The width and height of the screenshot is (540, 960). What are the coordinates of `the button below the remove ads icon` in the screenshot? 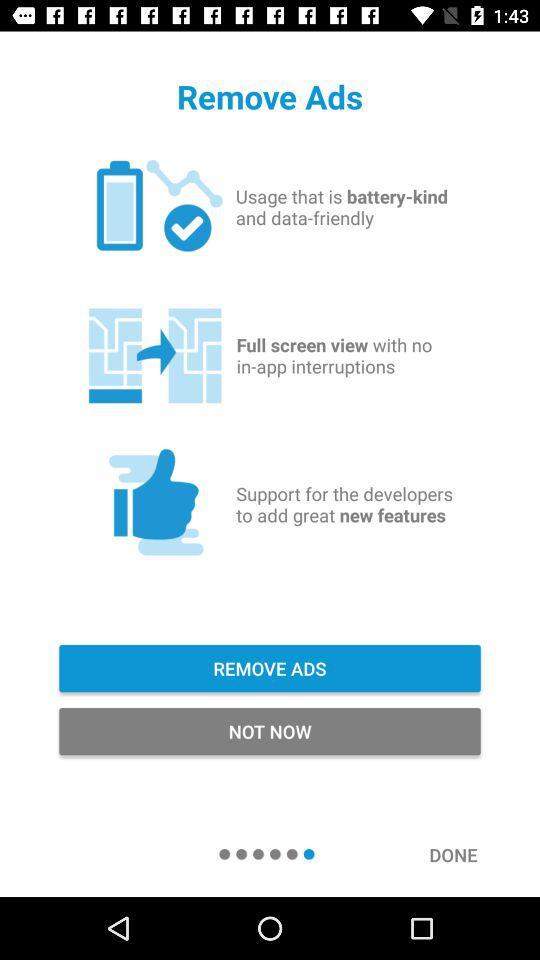 It's located at (270, 730).